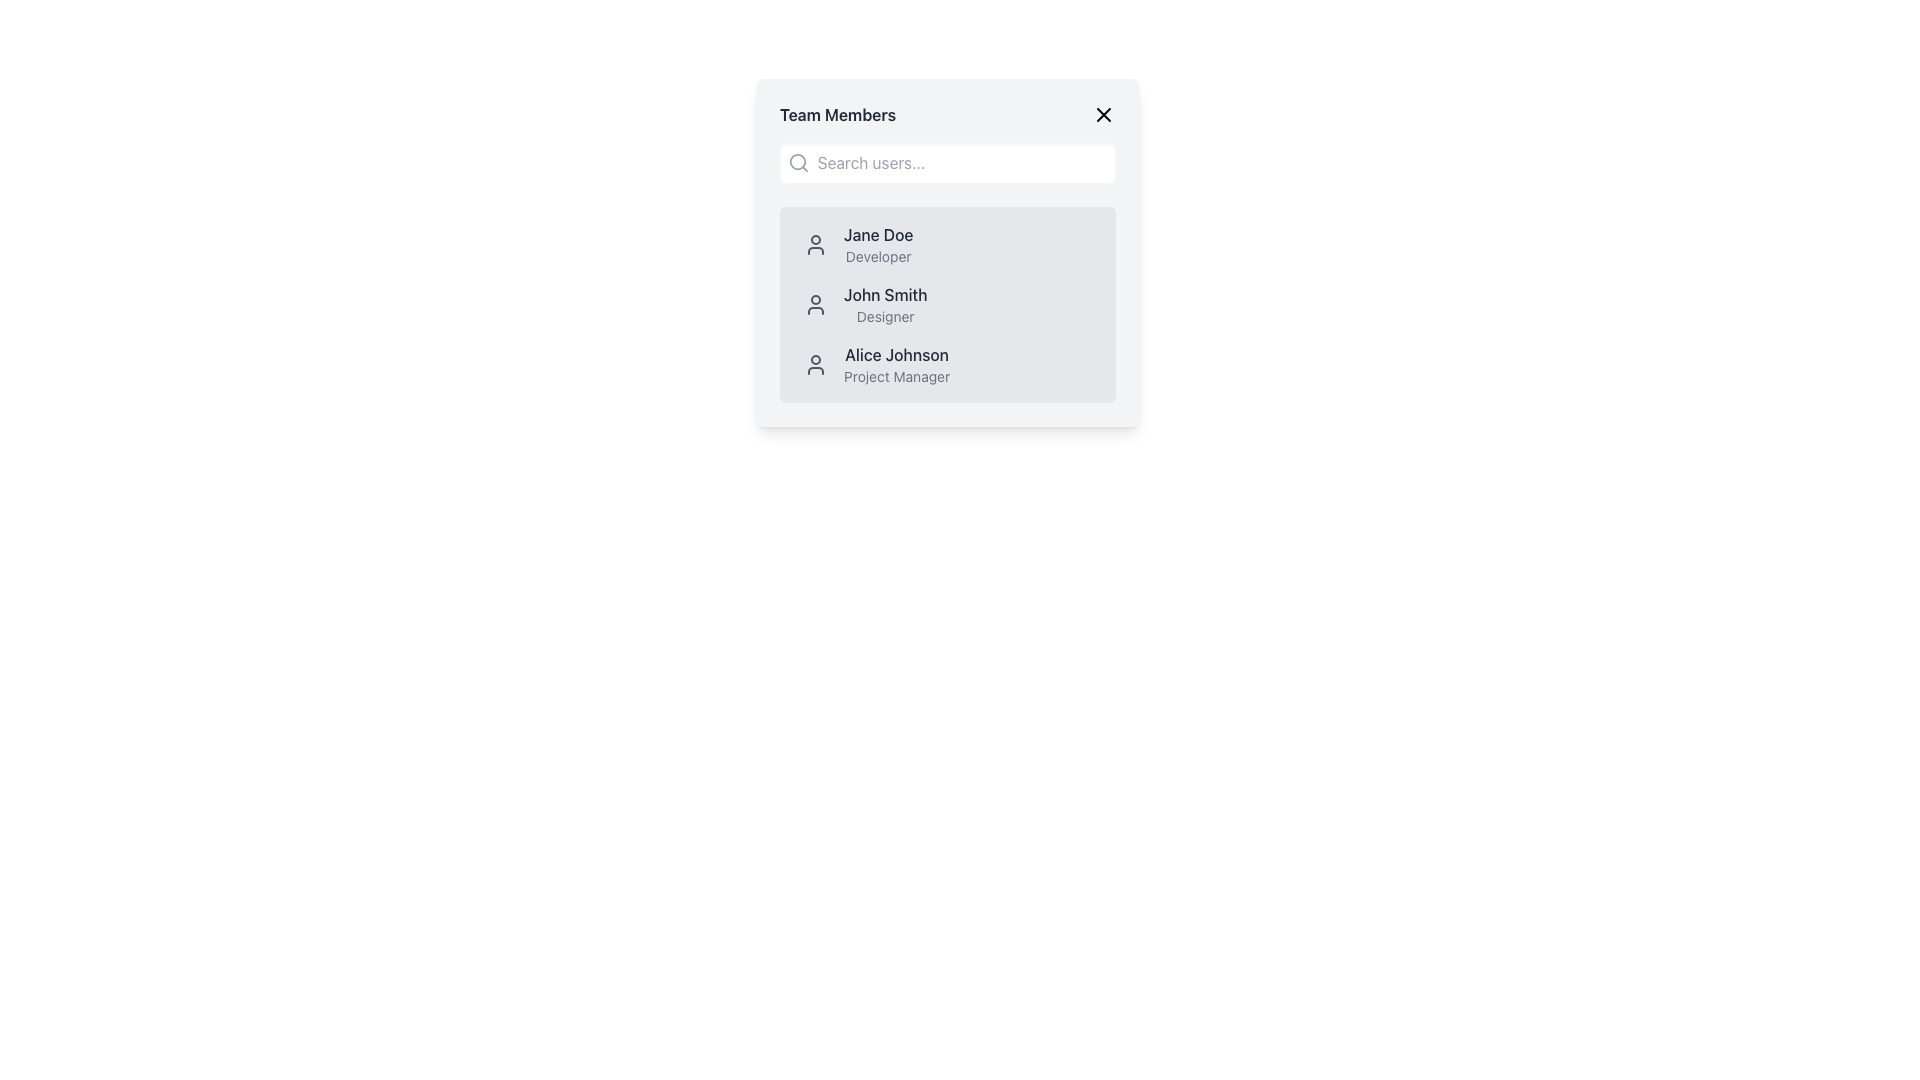 This screenshot has width=1920, height=1080. Describe the element at coordinates (884, 304) in the screenshot. I see `the text display element showing 'John Smith' and 'Designer', which is the second entry in the list of team members` at that location.